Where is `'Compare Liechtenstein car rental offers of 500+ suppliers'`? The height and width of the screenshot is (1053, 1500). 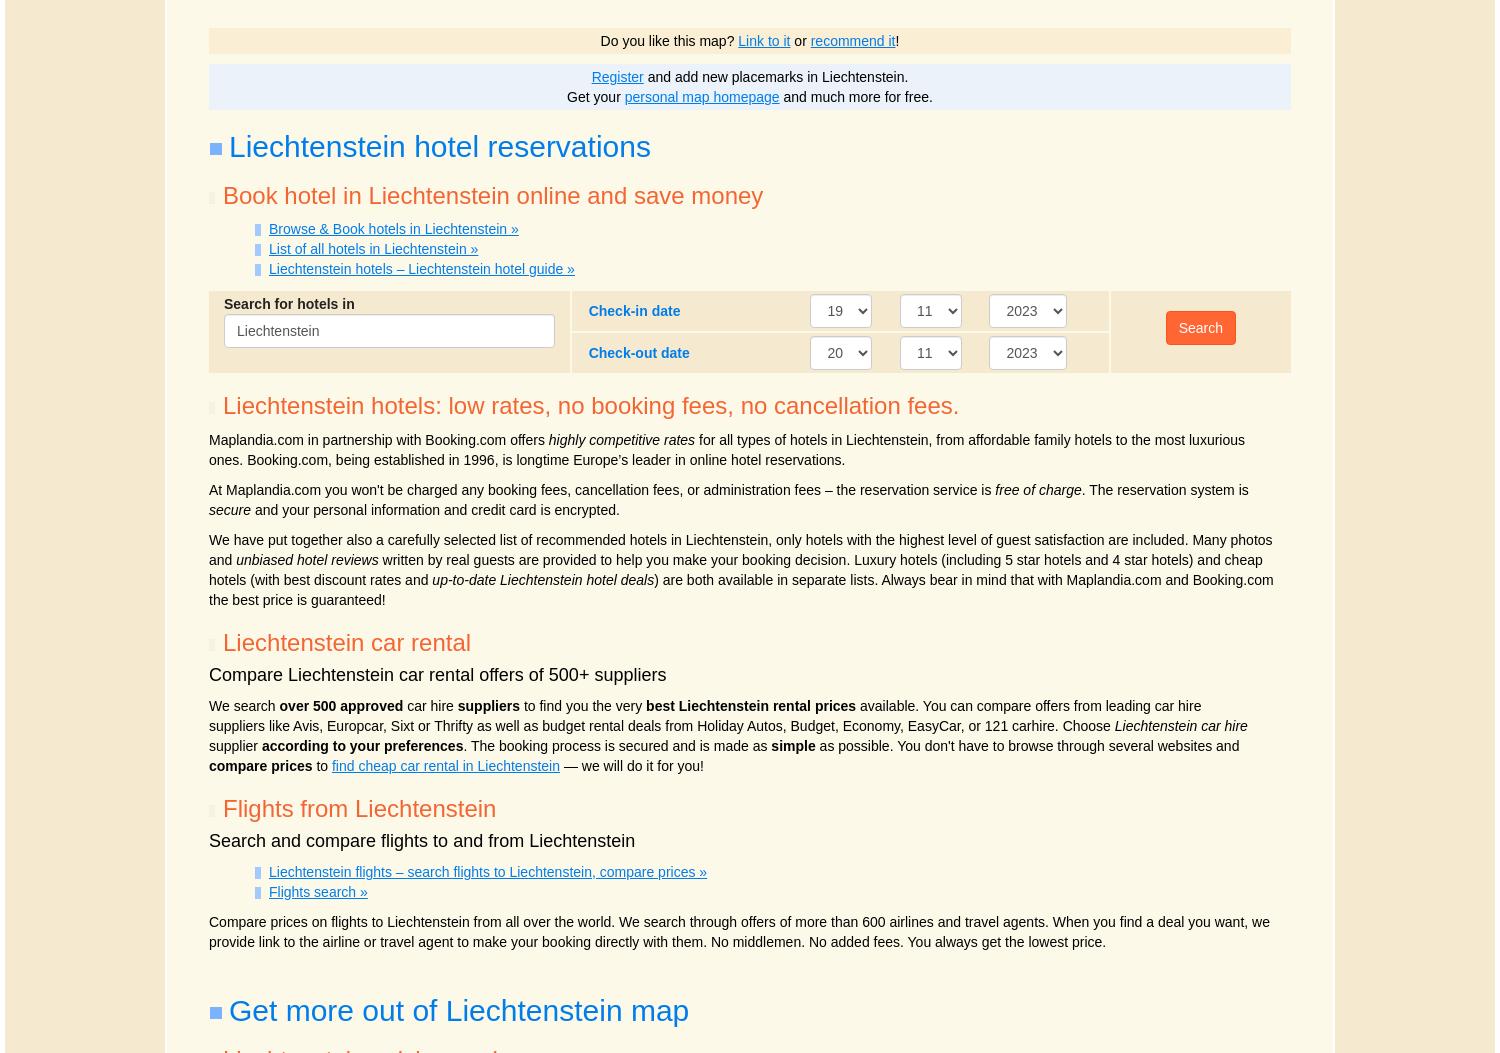 'Compare Liechtenstein car rental offers of 500+ suppliers' is located at coordinates (437, 674).